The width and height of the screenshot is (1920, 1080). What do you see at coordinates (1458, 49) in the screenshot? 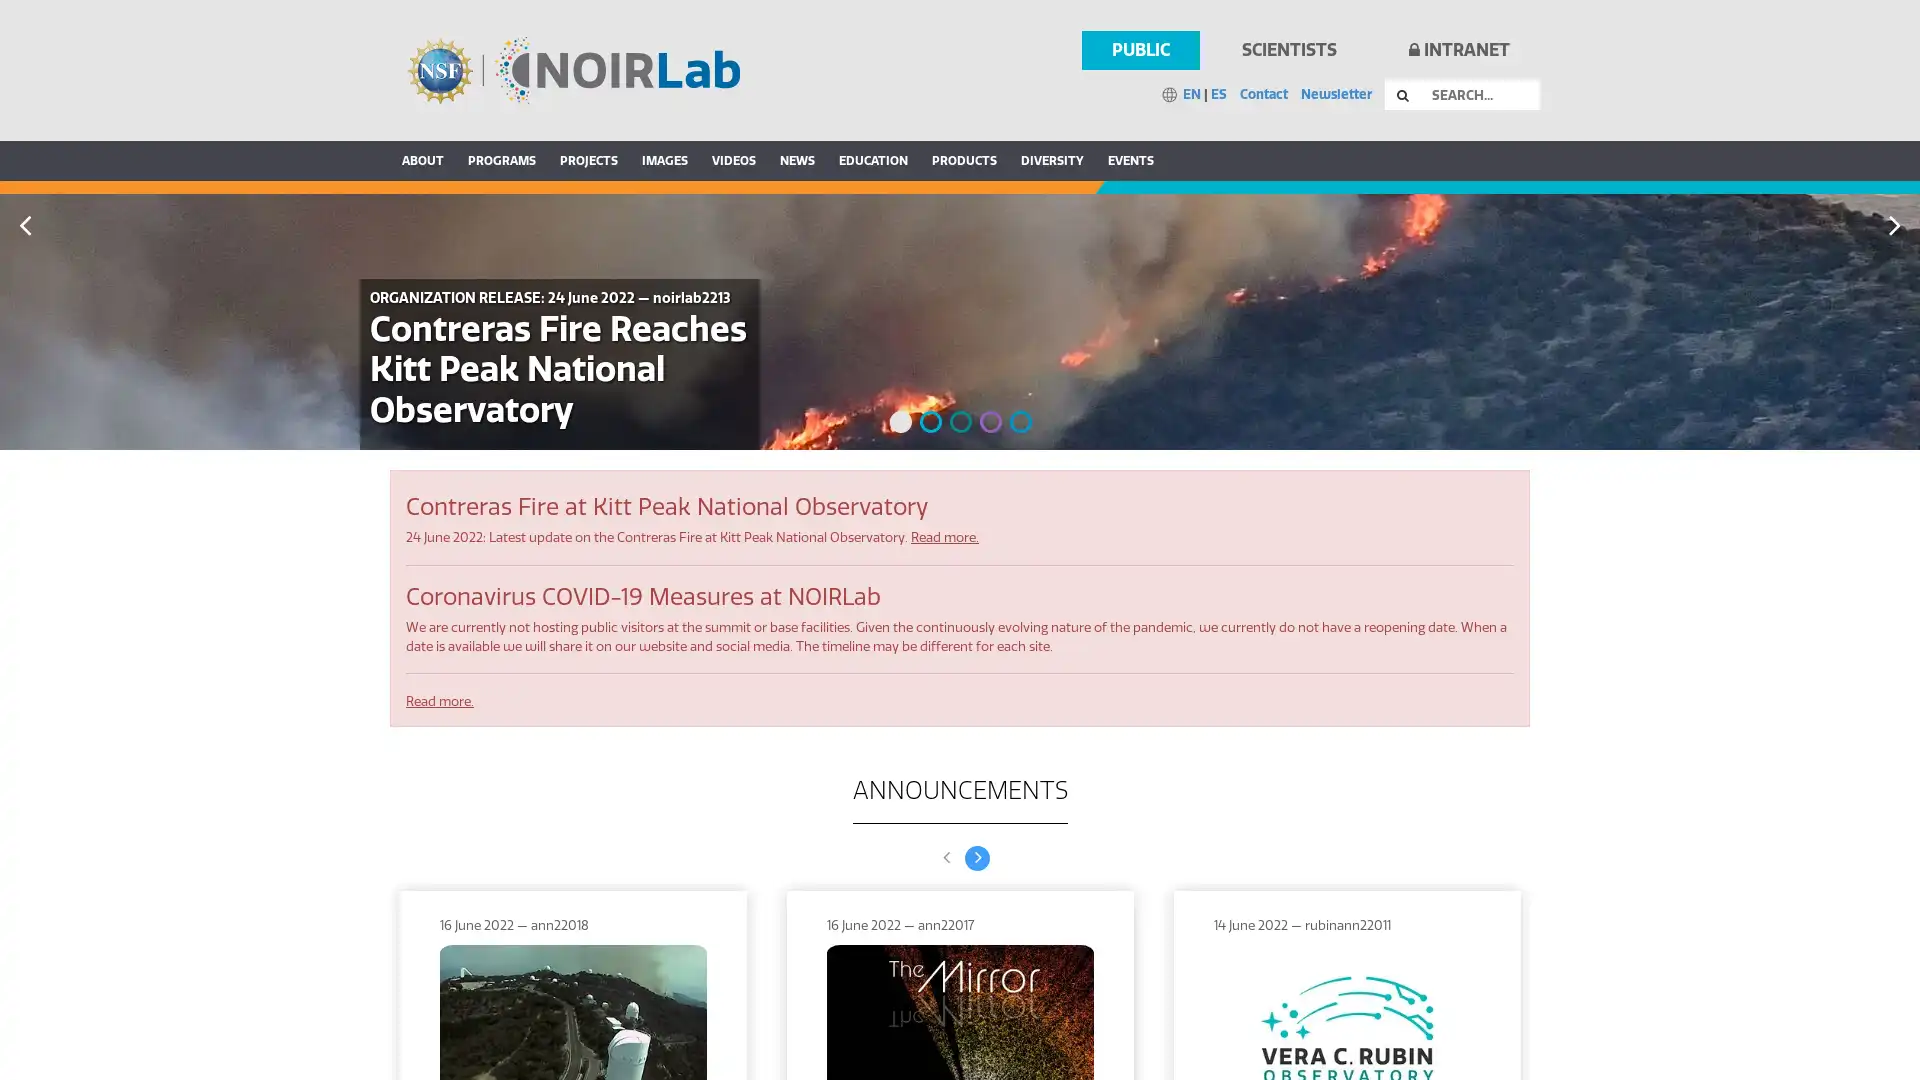
I see `INTRANET` at bounding box center [1458, 49].